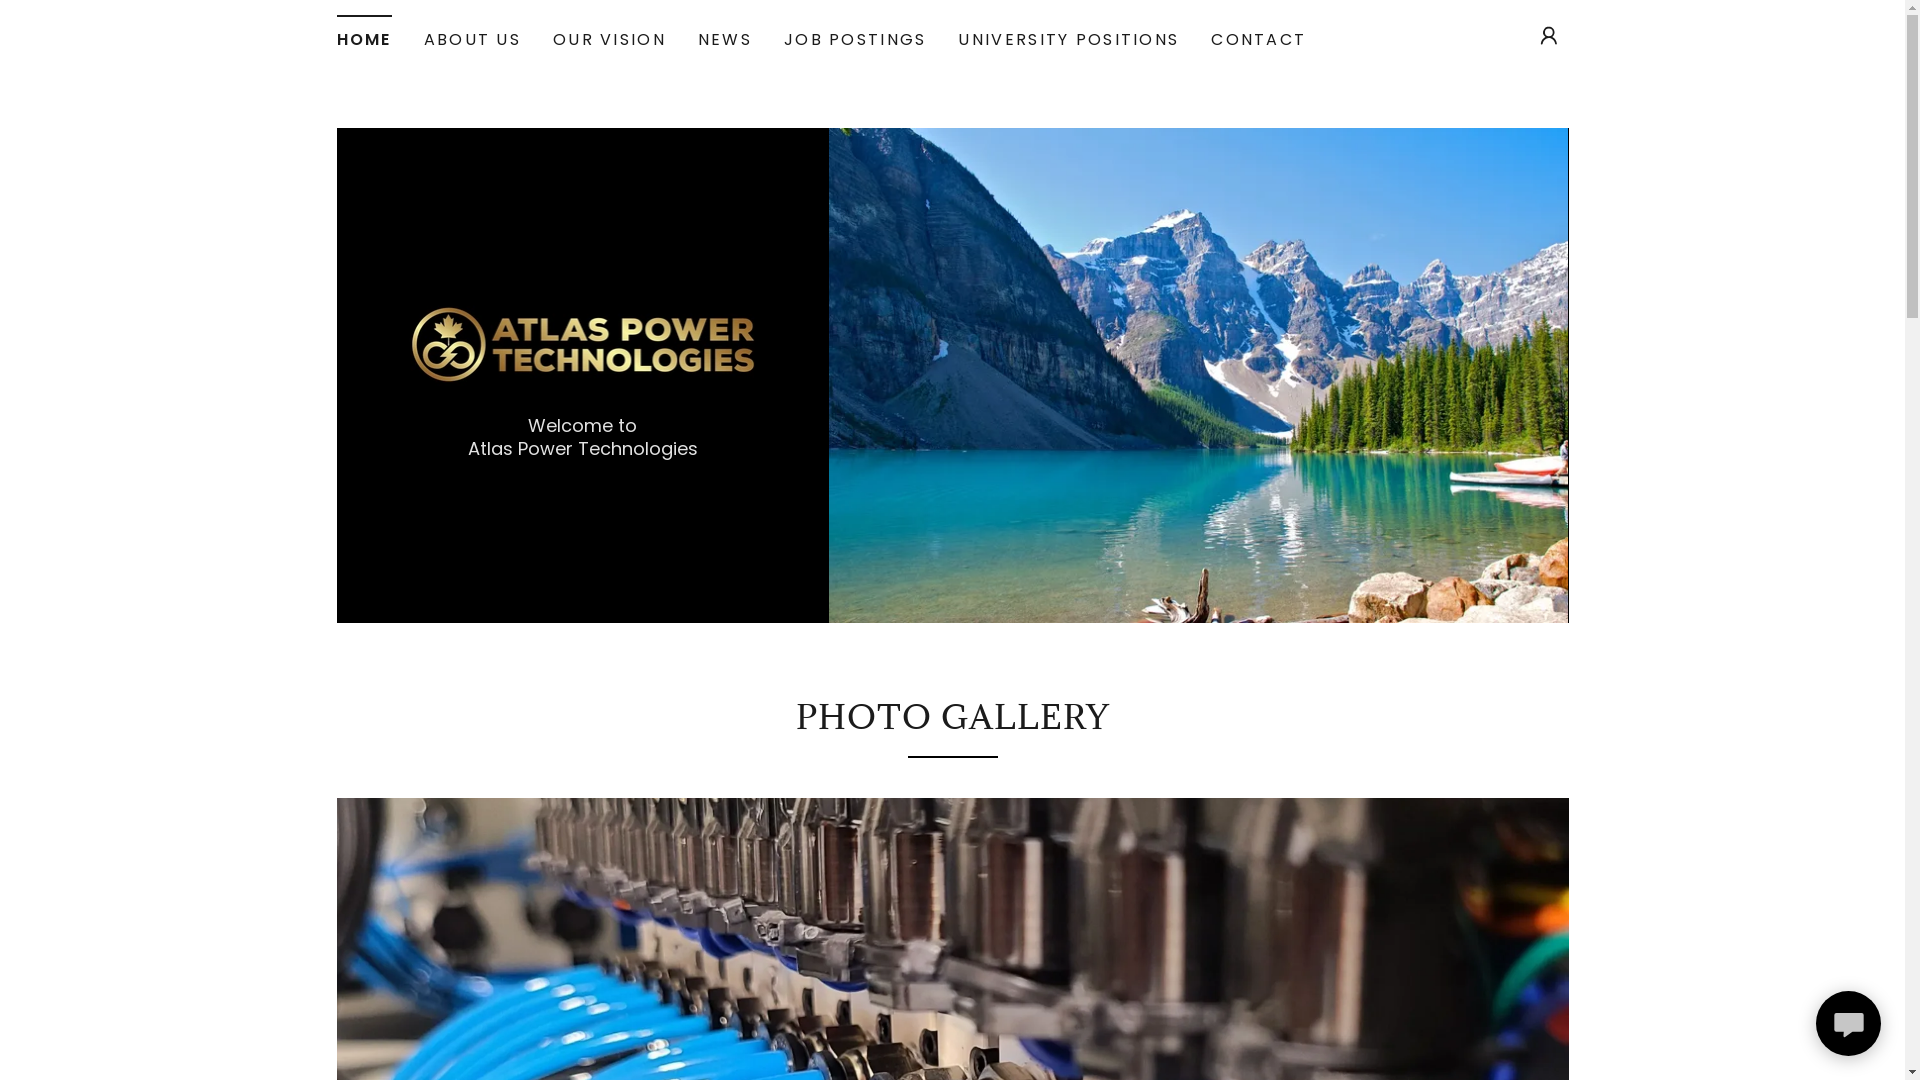  I want to click on 'Atlas Power Generation', so click(582, 342).